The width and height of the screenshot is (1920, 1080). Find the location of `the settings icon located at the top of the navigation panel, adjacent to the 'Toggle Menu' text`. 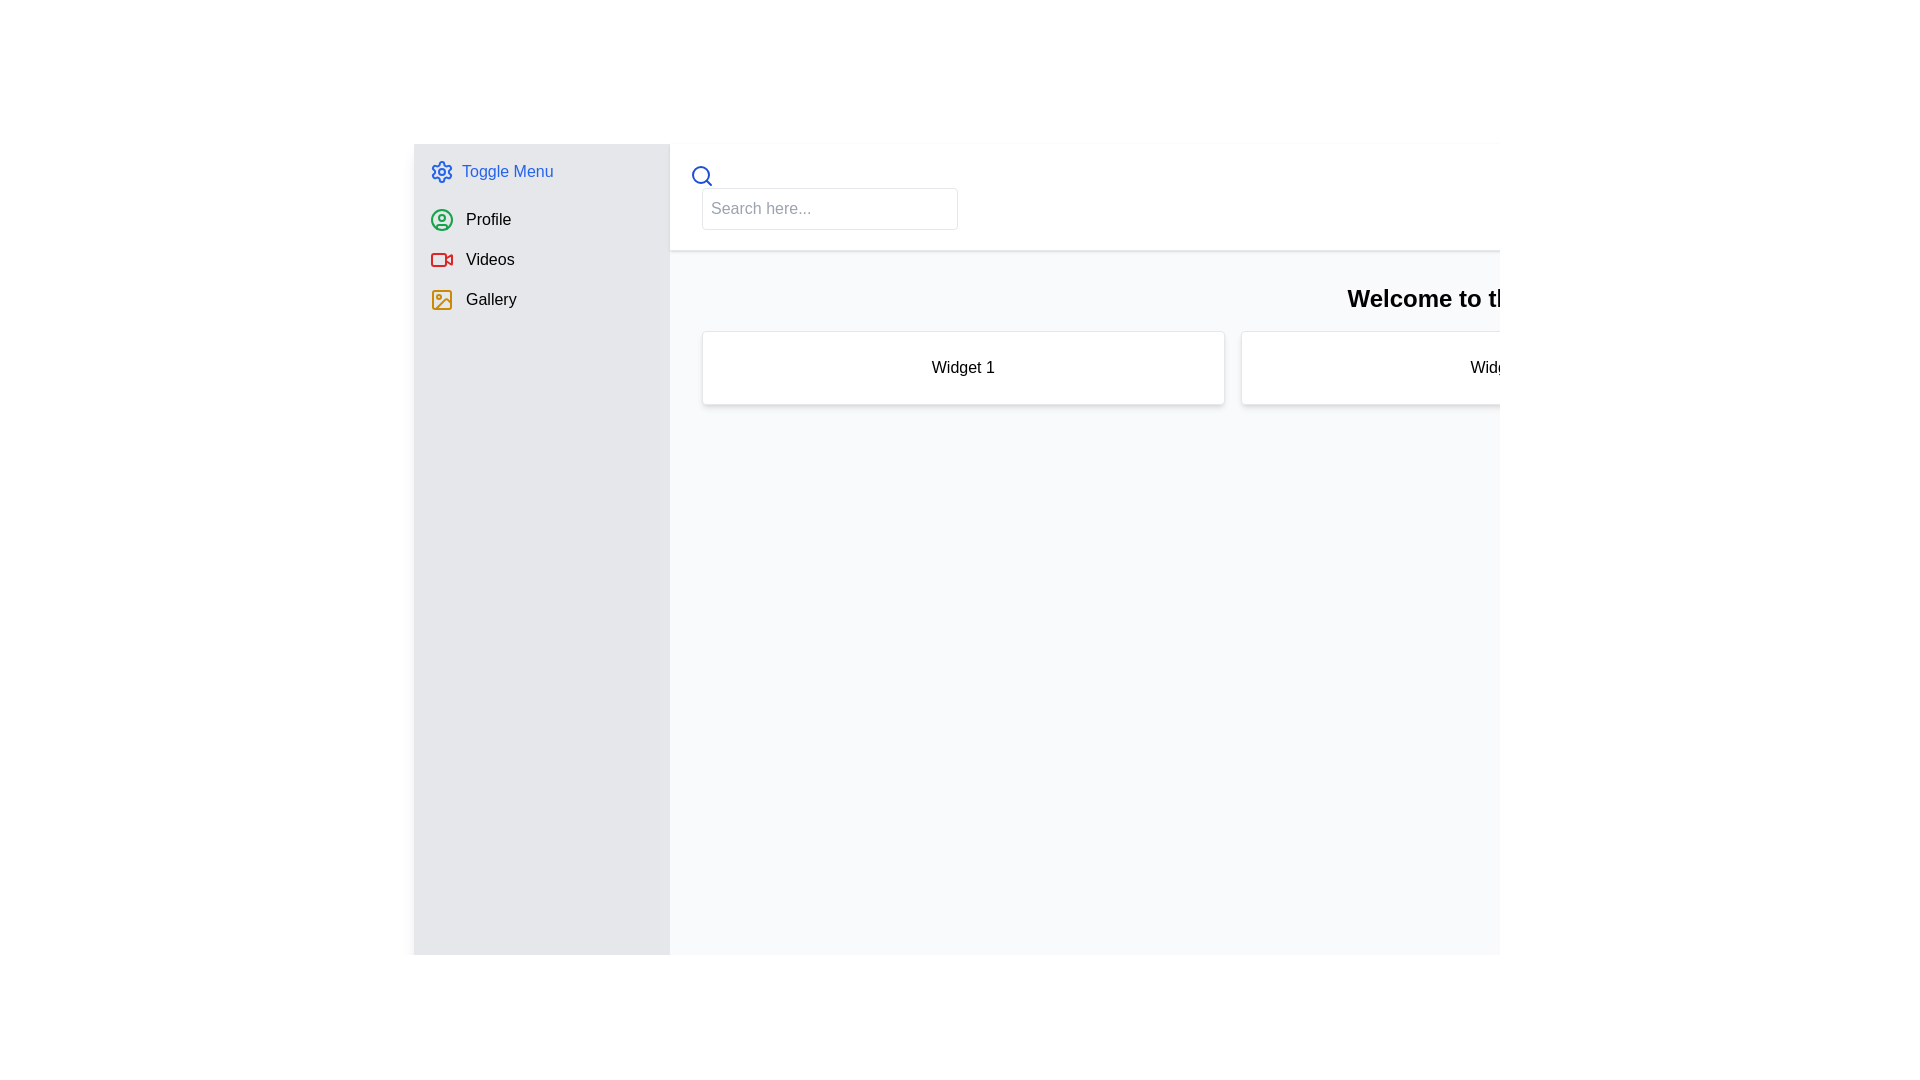

the settings icon located at the top of the navigation panel, adjacent to the 'Toggle Menu' text is located at coordinates (440, 171).